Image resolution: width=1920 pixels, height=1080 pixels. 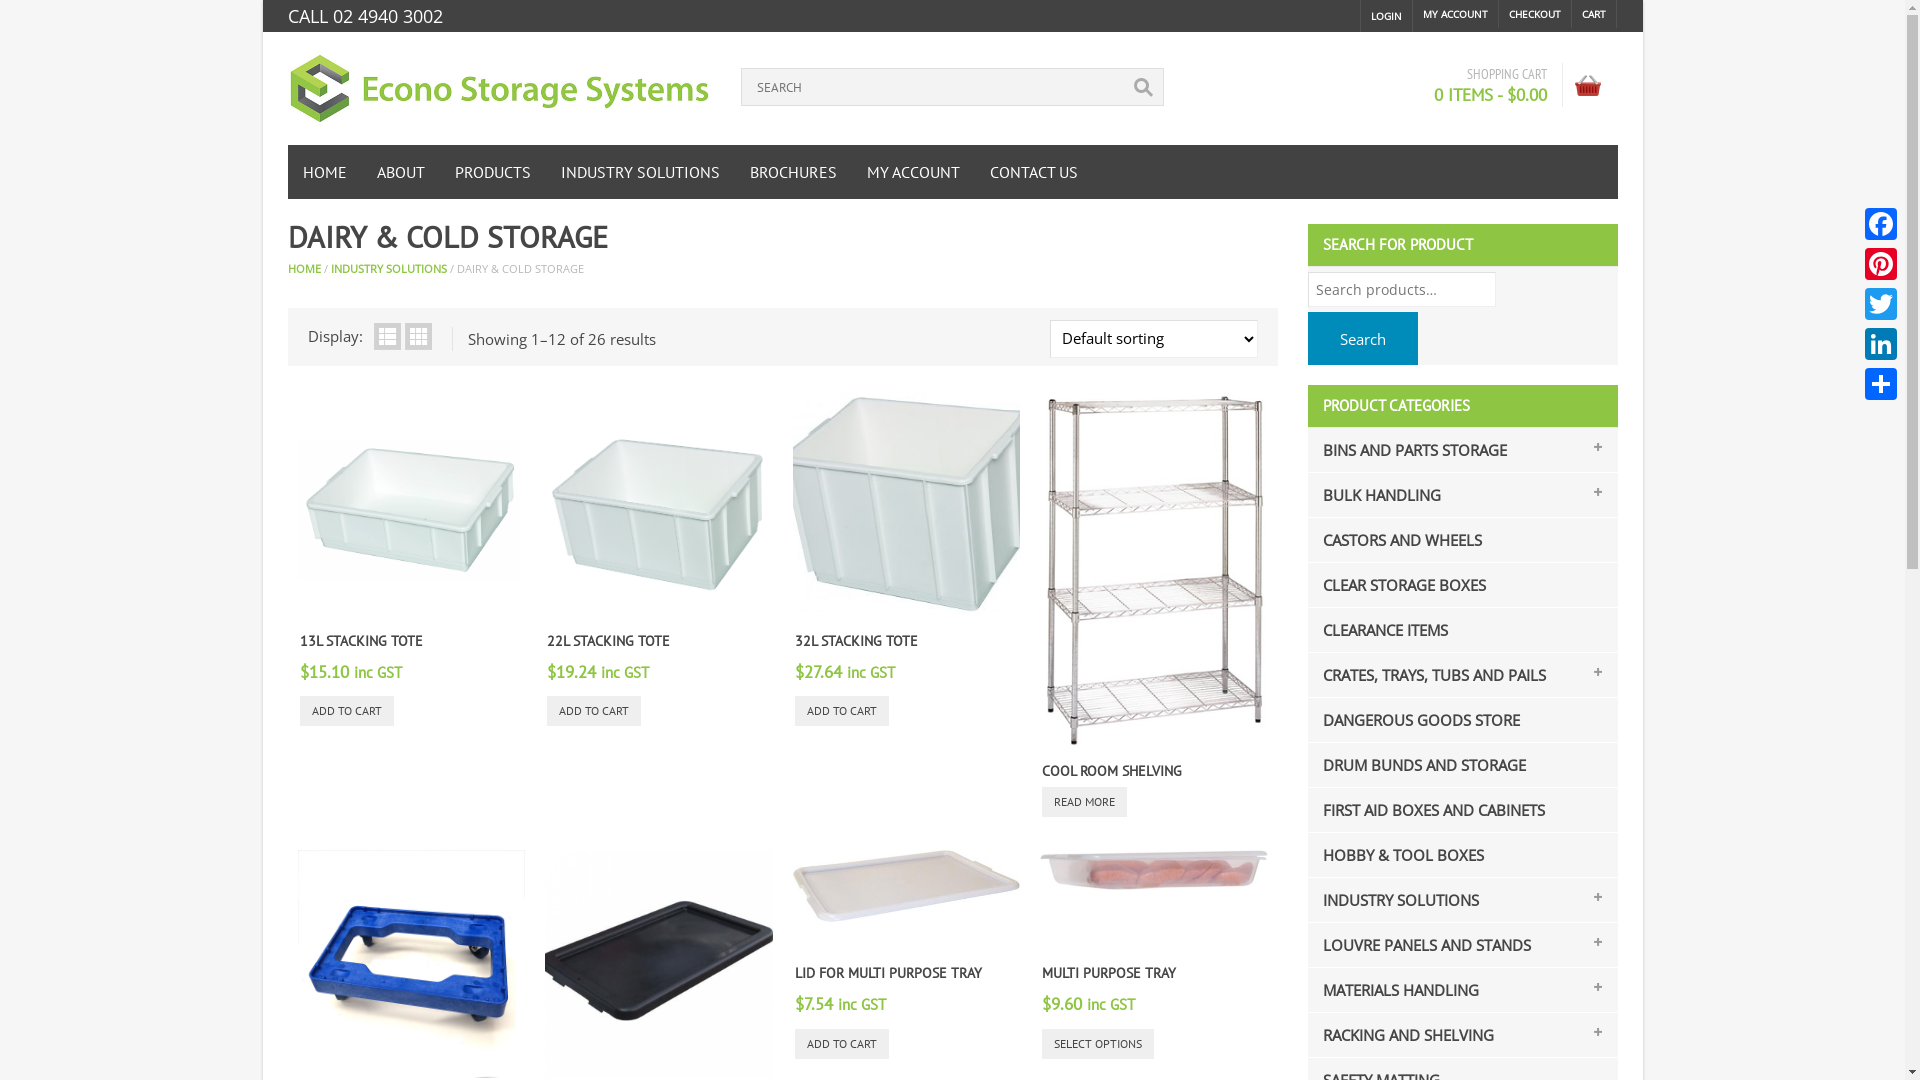 What do you see at coordinates (1426, 810) in the screenshot?
I see `'FIRST AID BOXES AND CABINETS'` at bounding box center [1426, 810].